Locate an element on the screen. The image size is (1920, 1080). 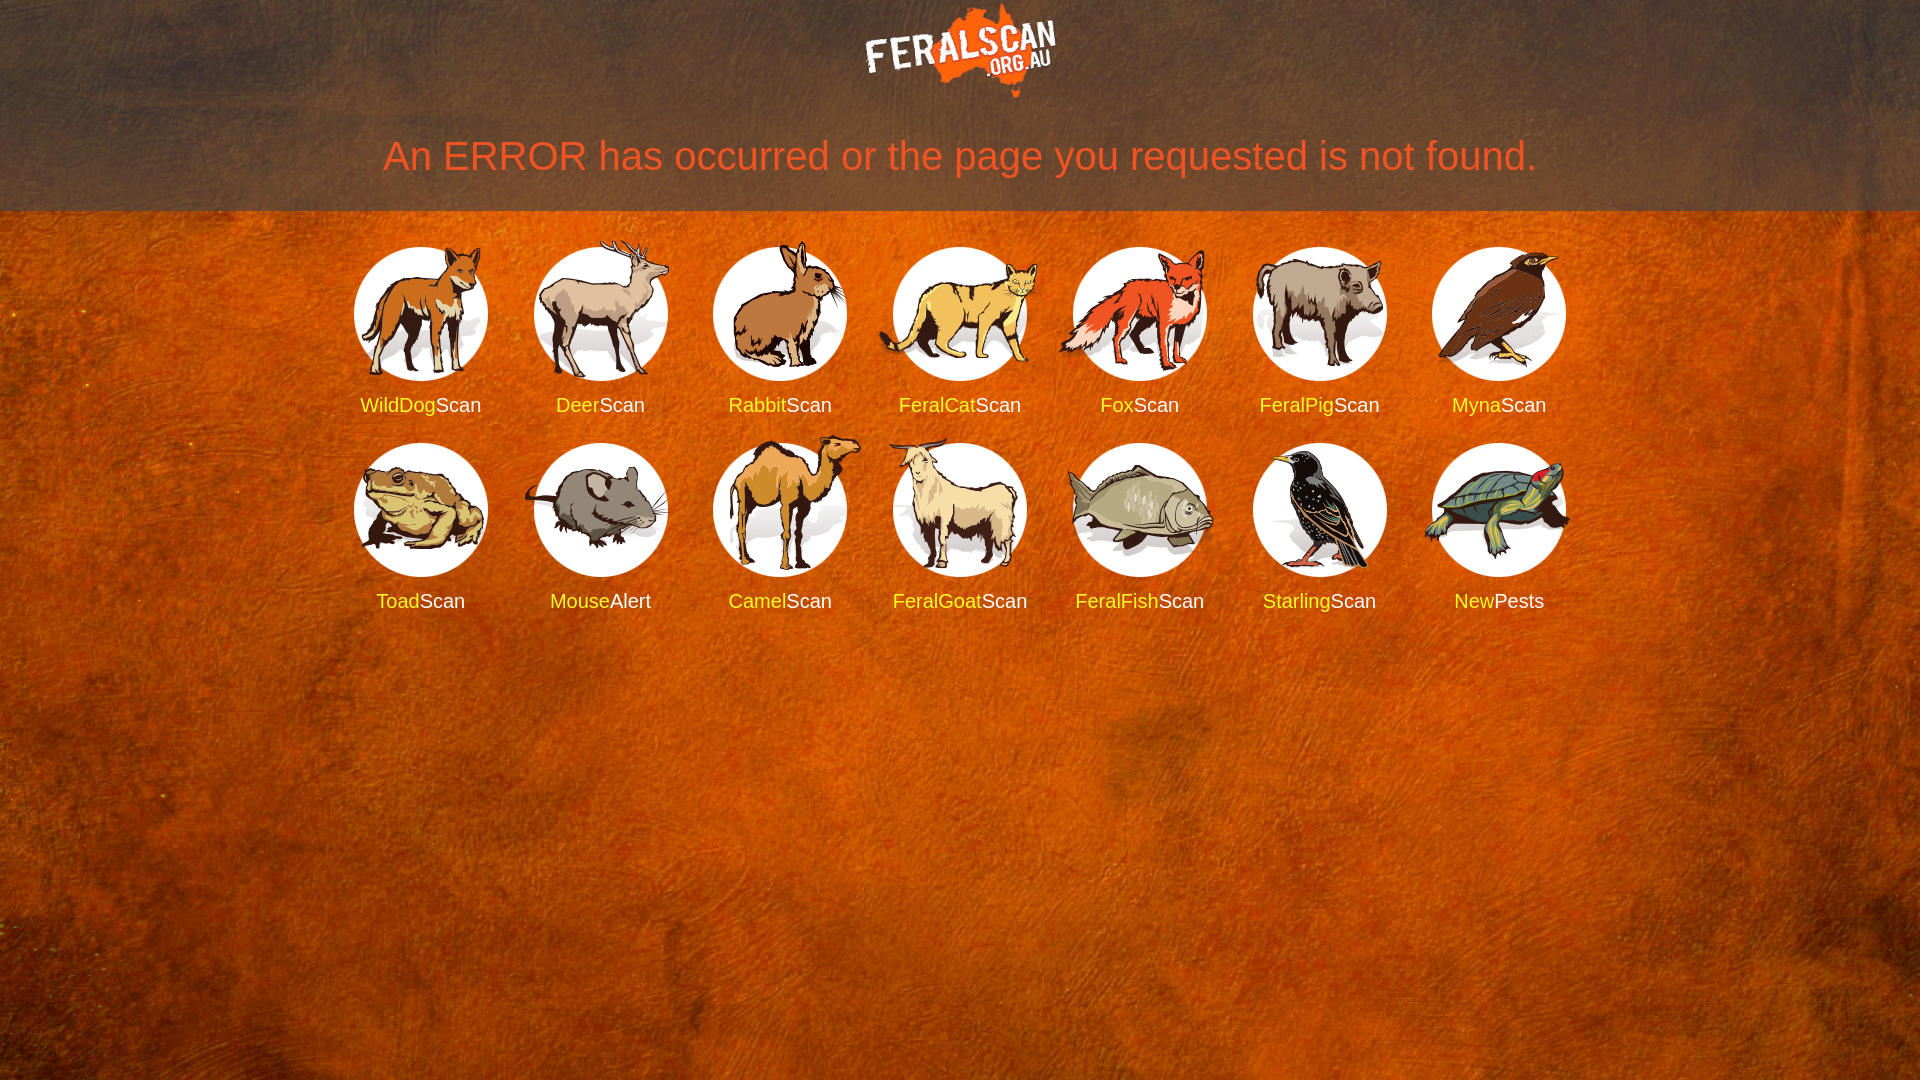
'MynaScan' is located at coordinates (1409, 331).